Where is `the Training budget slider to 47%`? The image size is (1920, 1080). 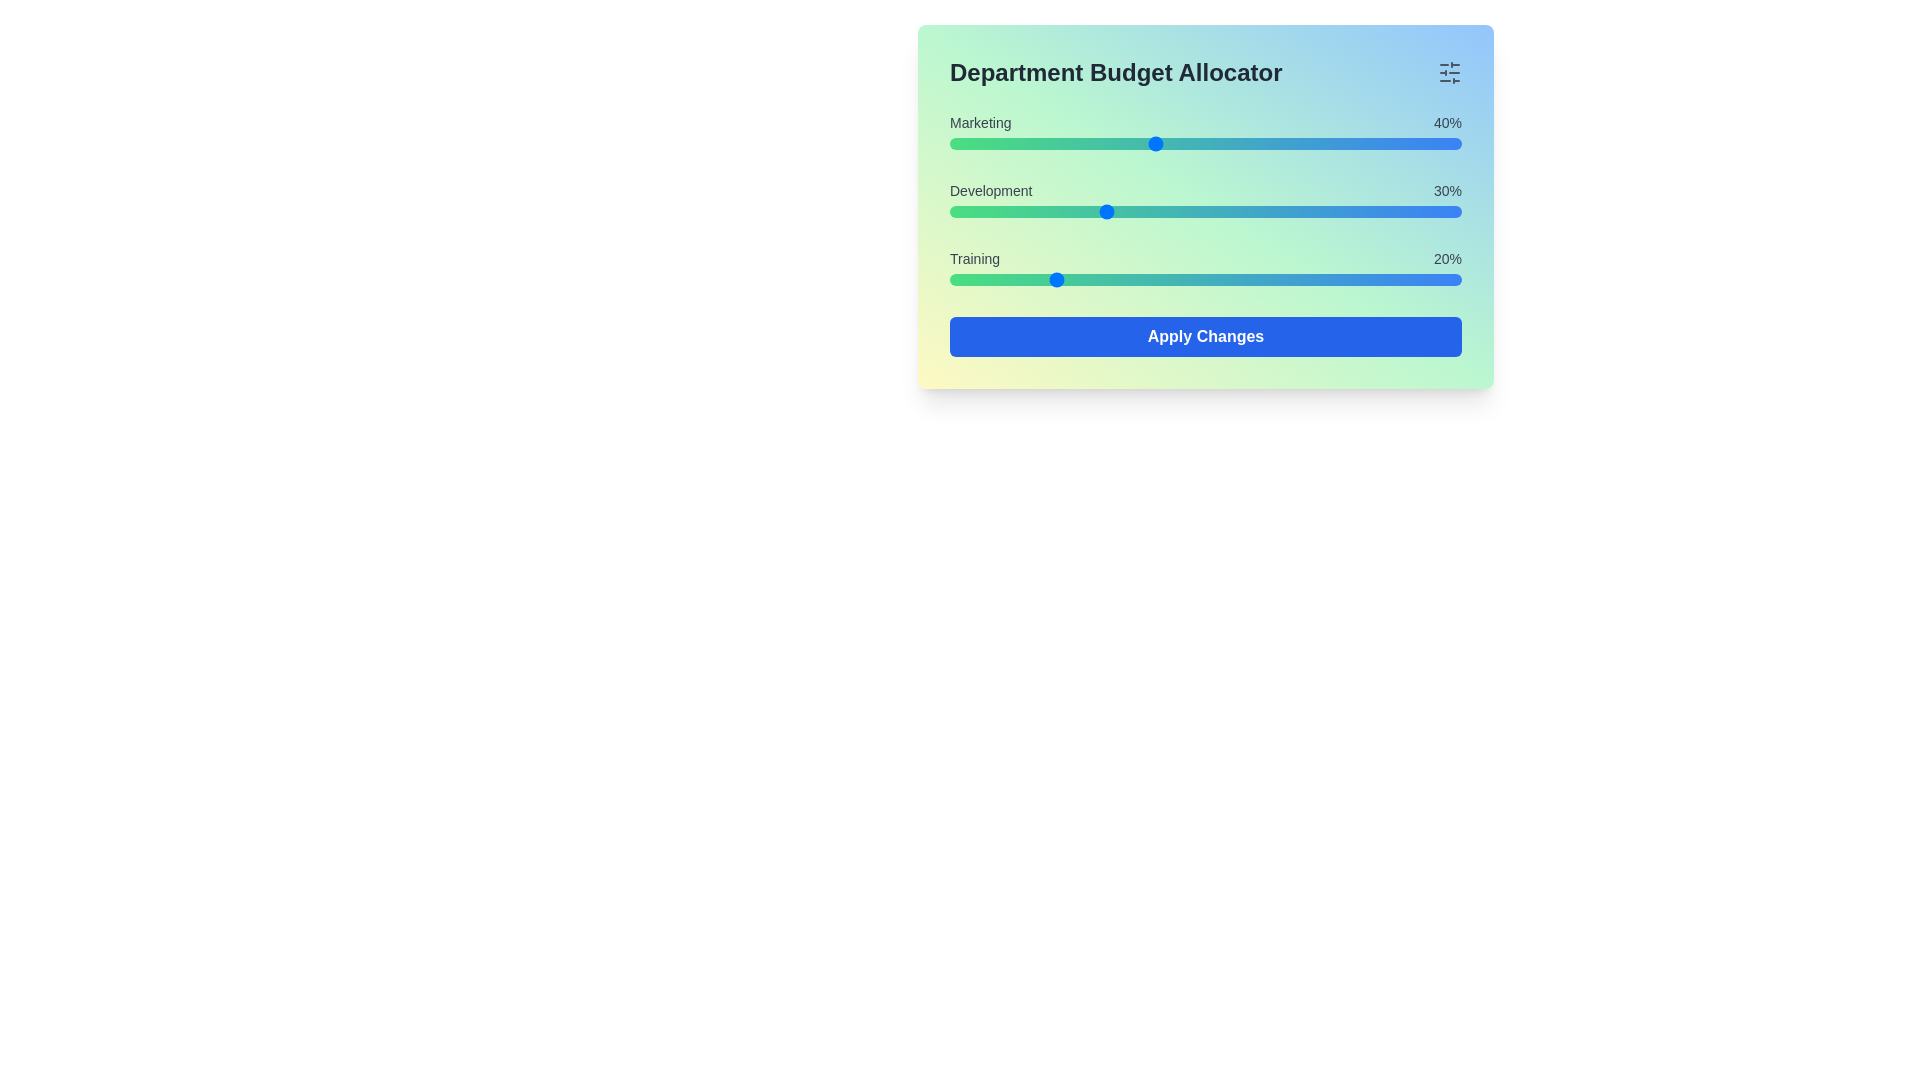
the Training budget slider to 47% is located at coordinates (1190, 280).